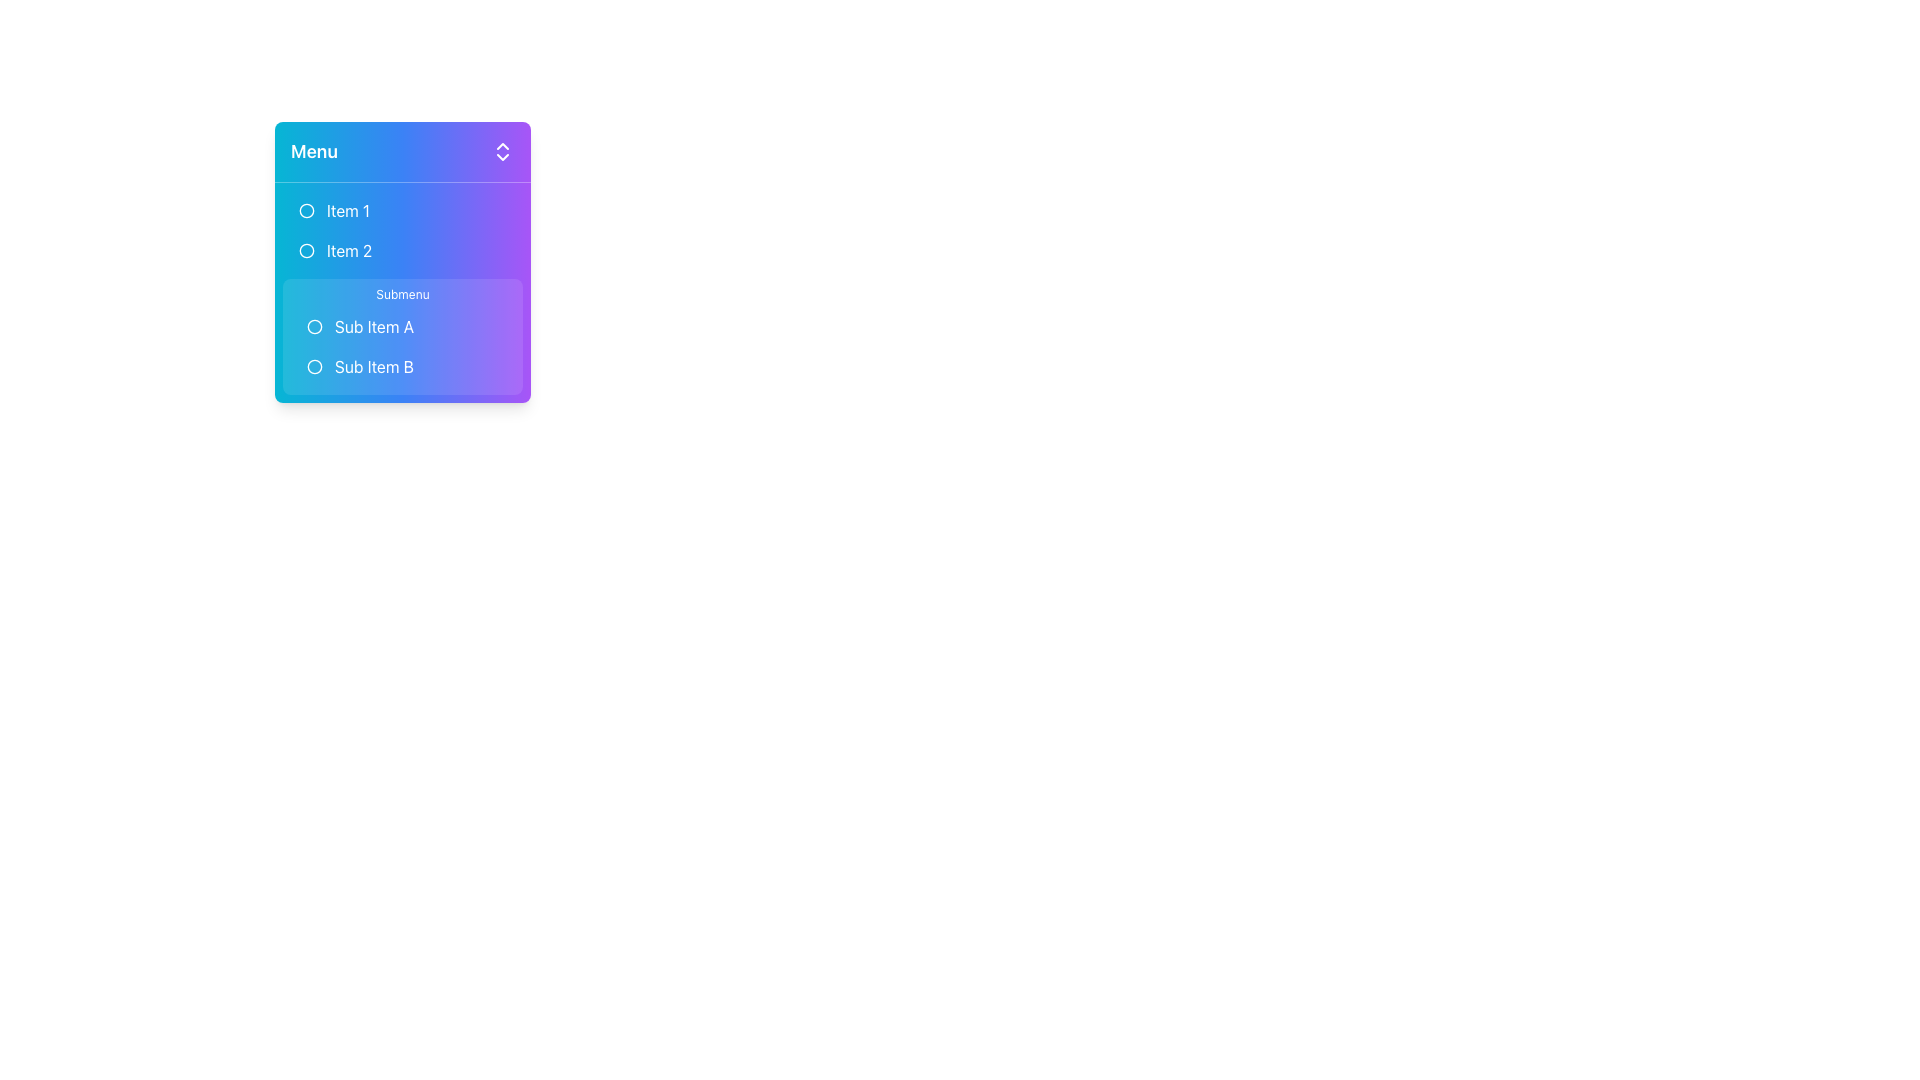  What do you see at coordinates (314, 366) in the screenshot?
I see `the radio button indicator` at bounding box center [314, 366].